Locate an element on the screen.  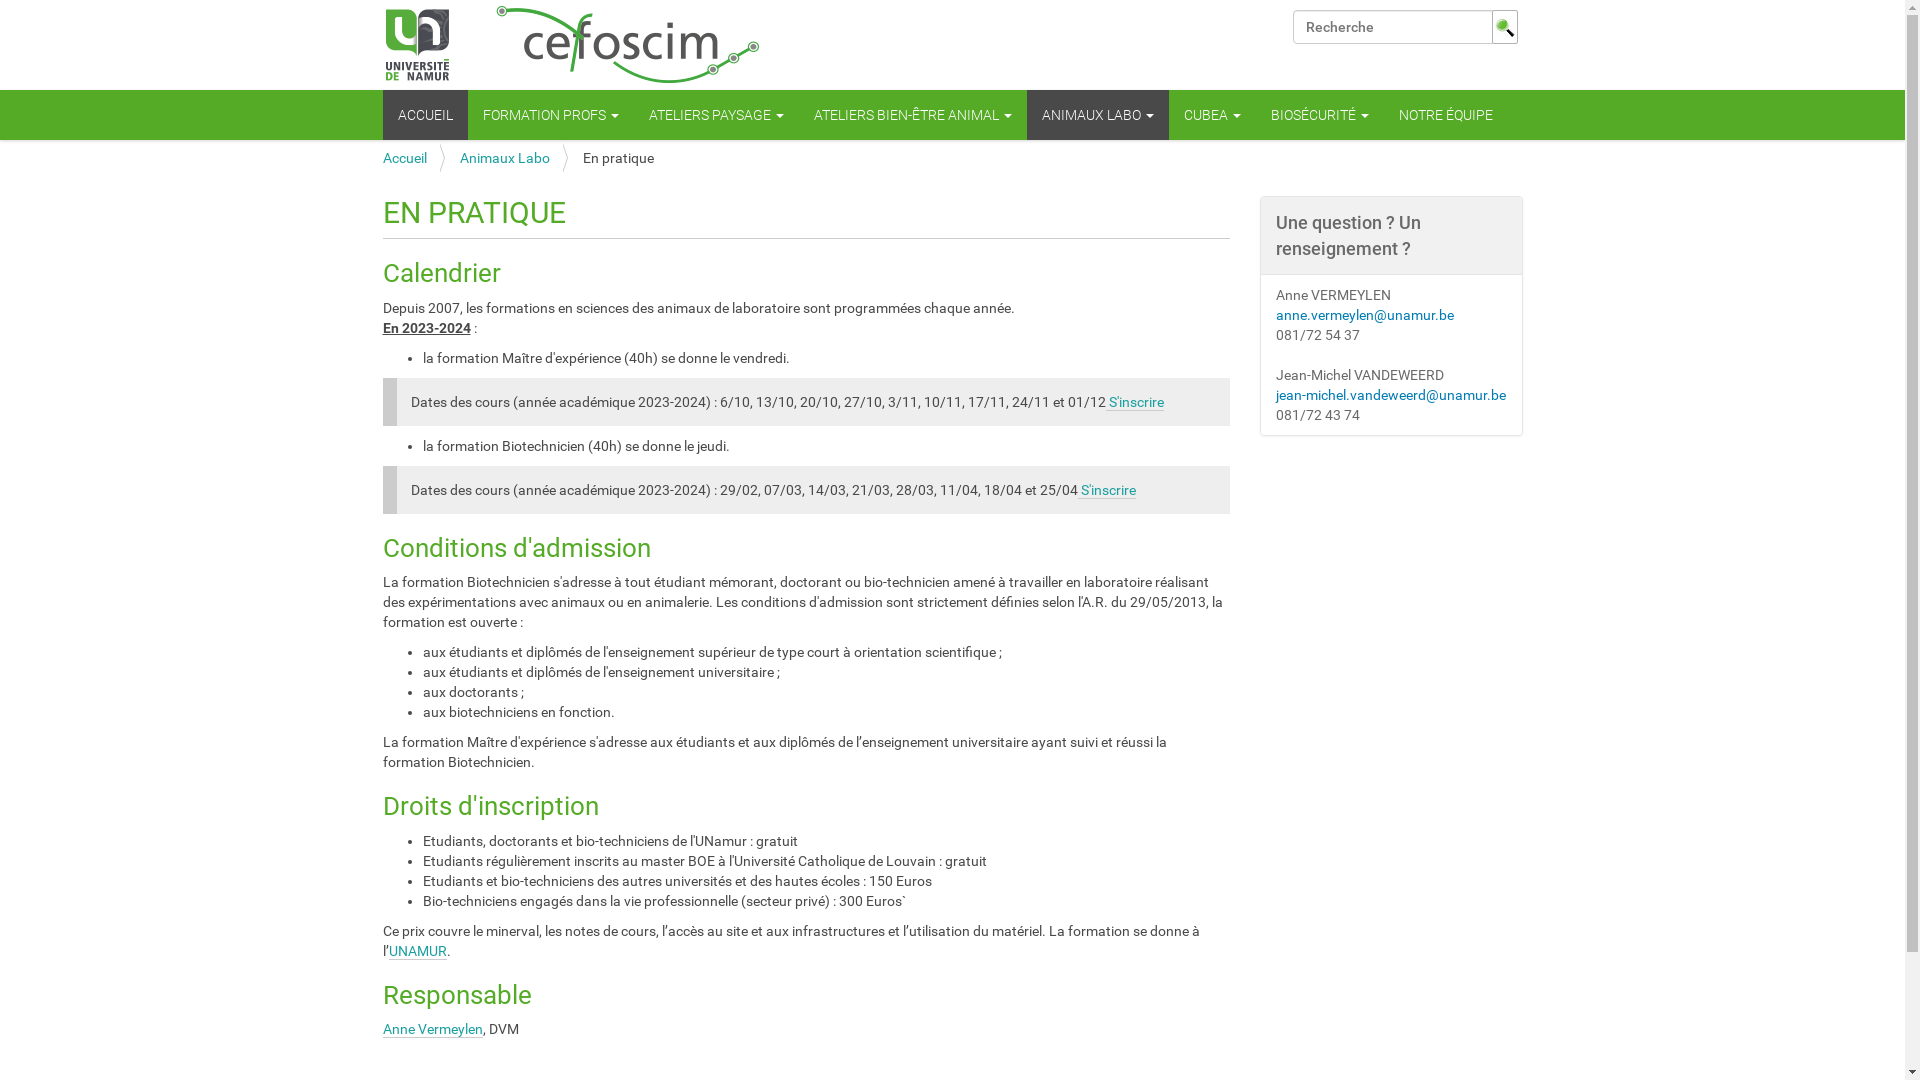
'Accueil' is located at coordinates (382, 157).